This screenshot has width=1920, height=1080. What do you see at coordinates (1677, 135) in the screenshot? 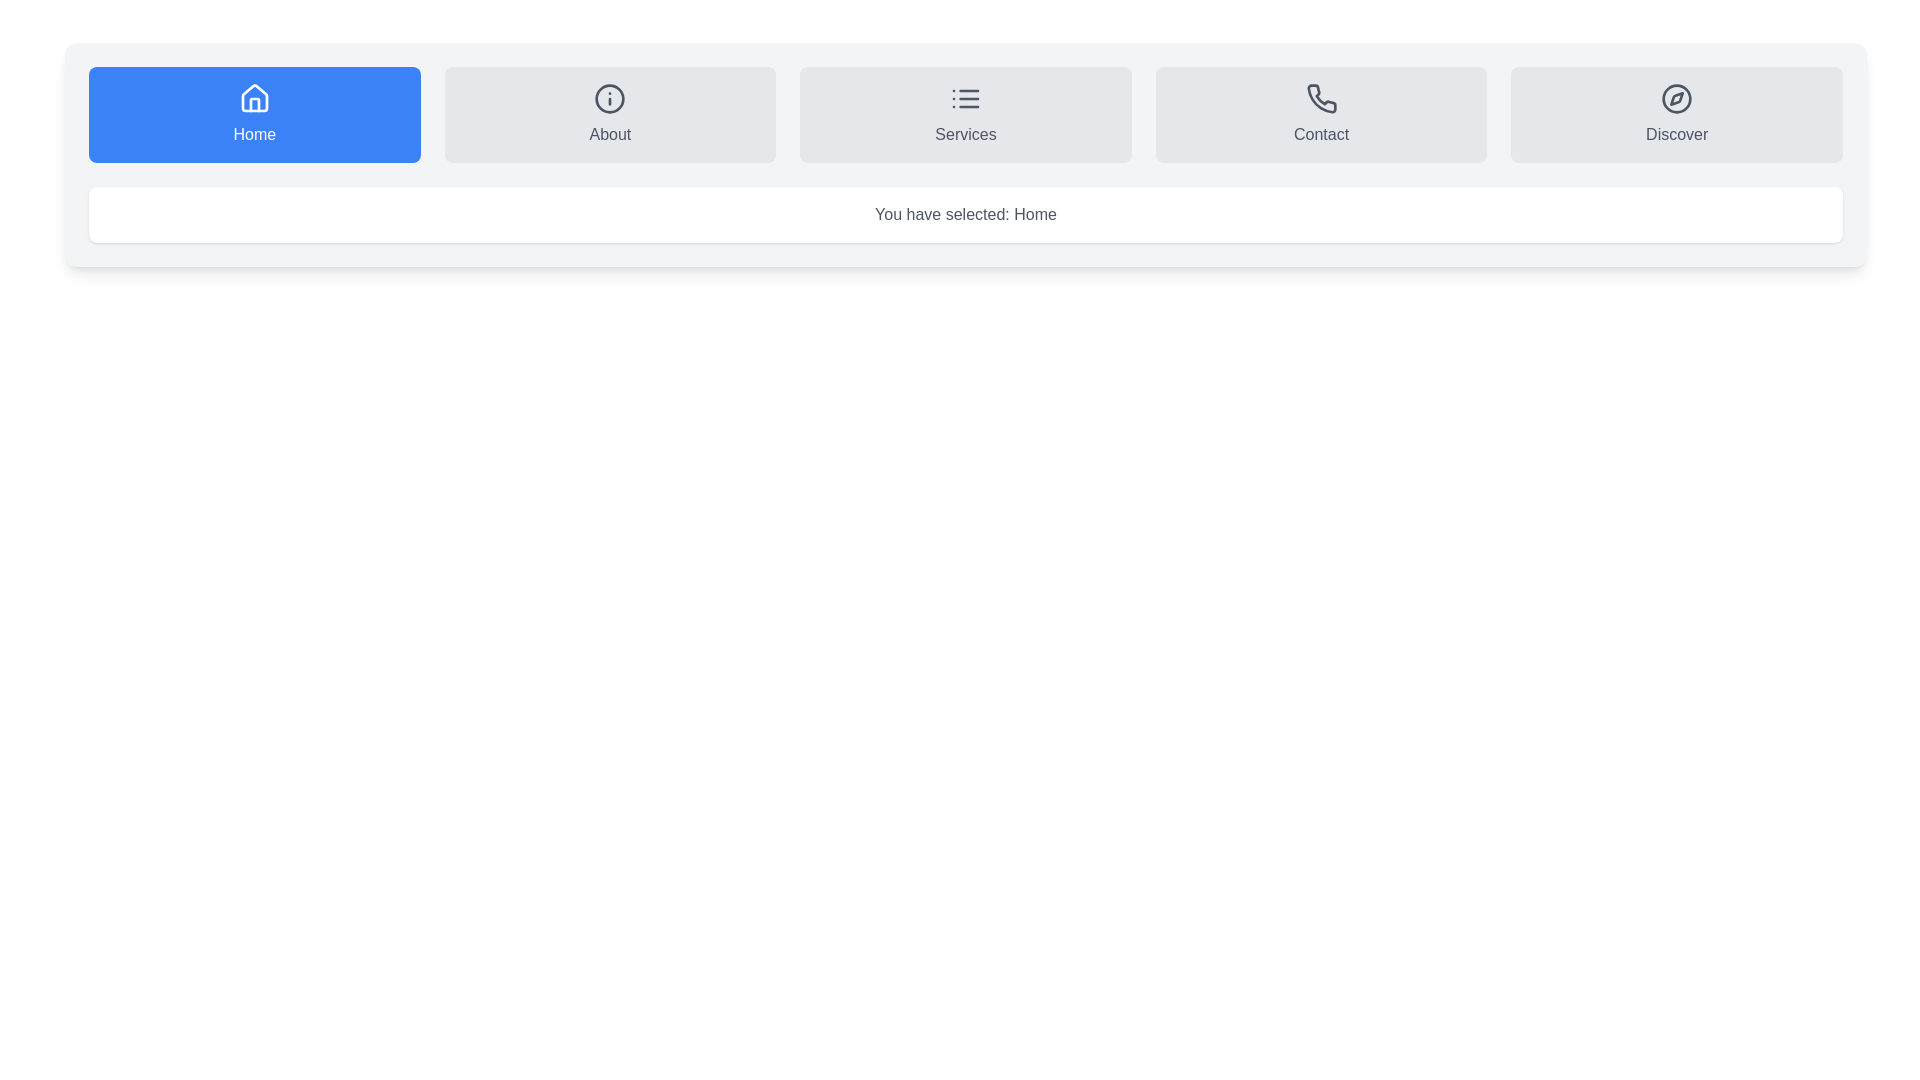
I see `text label indicating 'Discover' functionality located inside the fifth navigation button from the left in the horizontal navigation bar at the top-right corner` at bounding box center [1677, 135].